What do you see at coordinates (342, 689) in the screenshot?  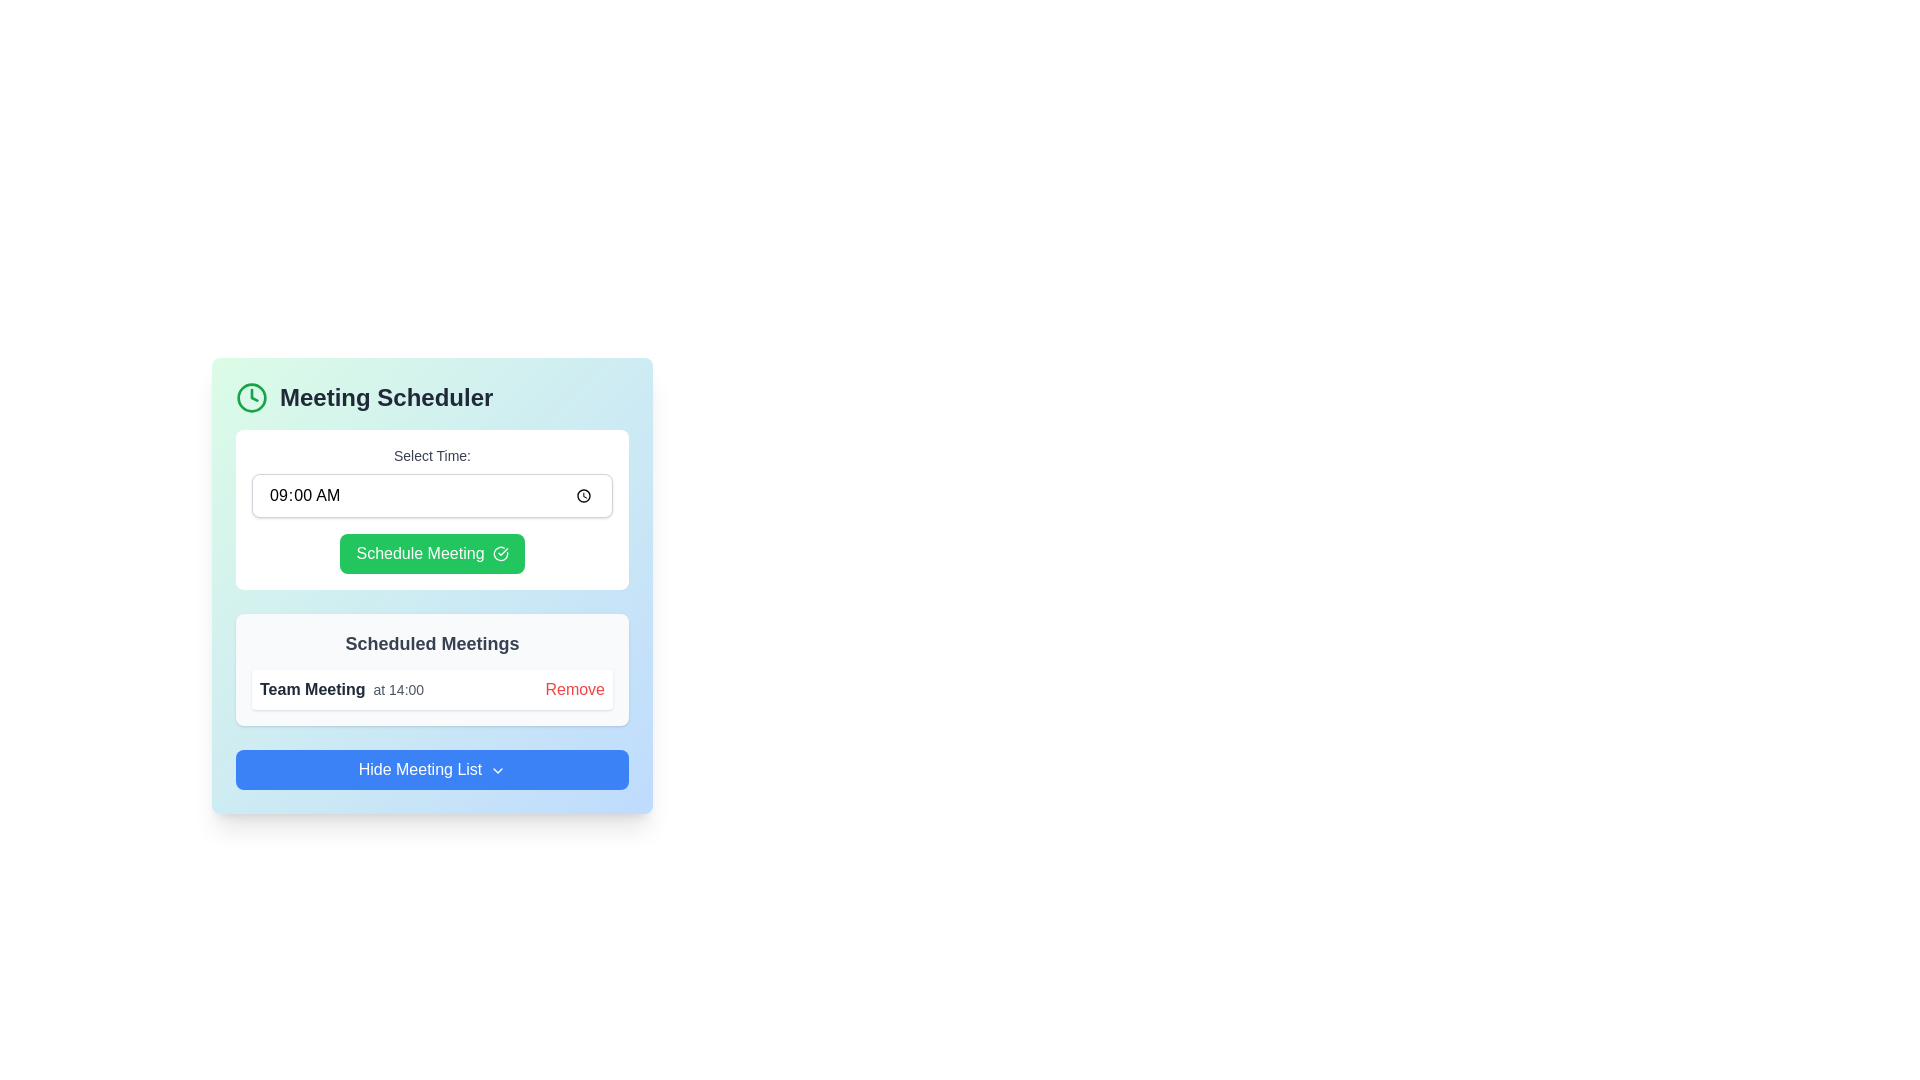 I see `text label 'Team Meeting at 14:00' located in the 'Scheduled Meetings' section, positioned to the left of the red 'Remove' button` at bounding box center [342, 689].